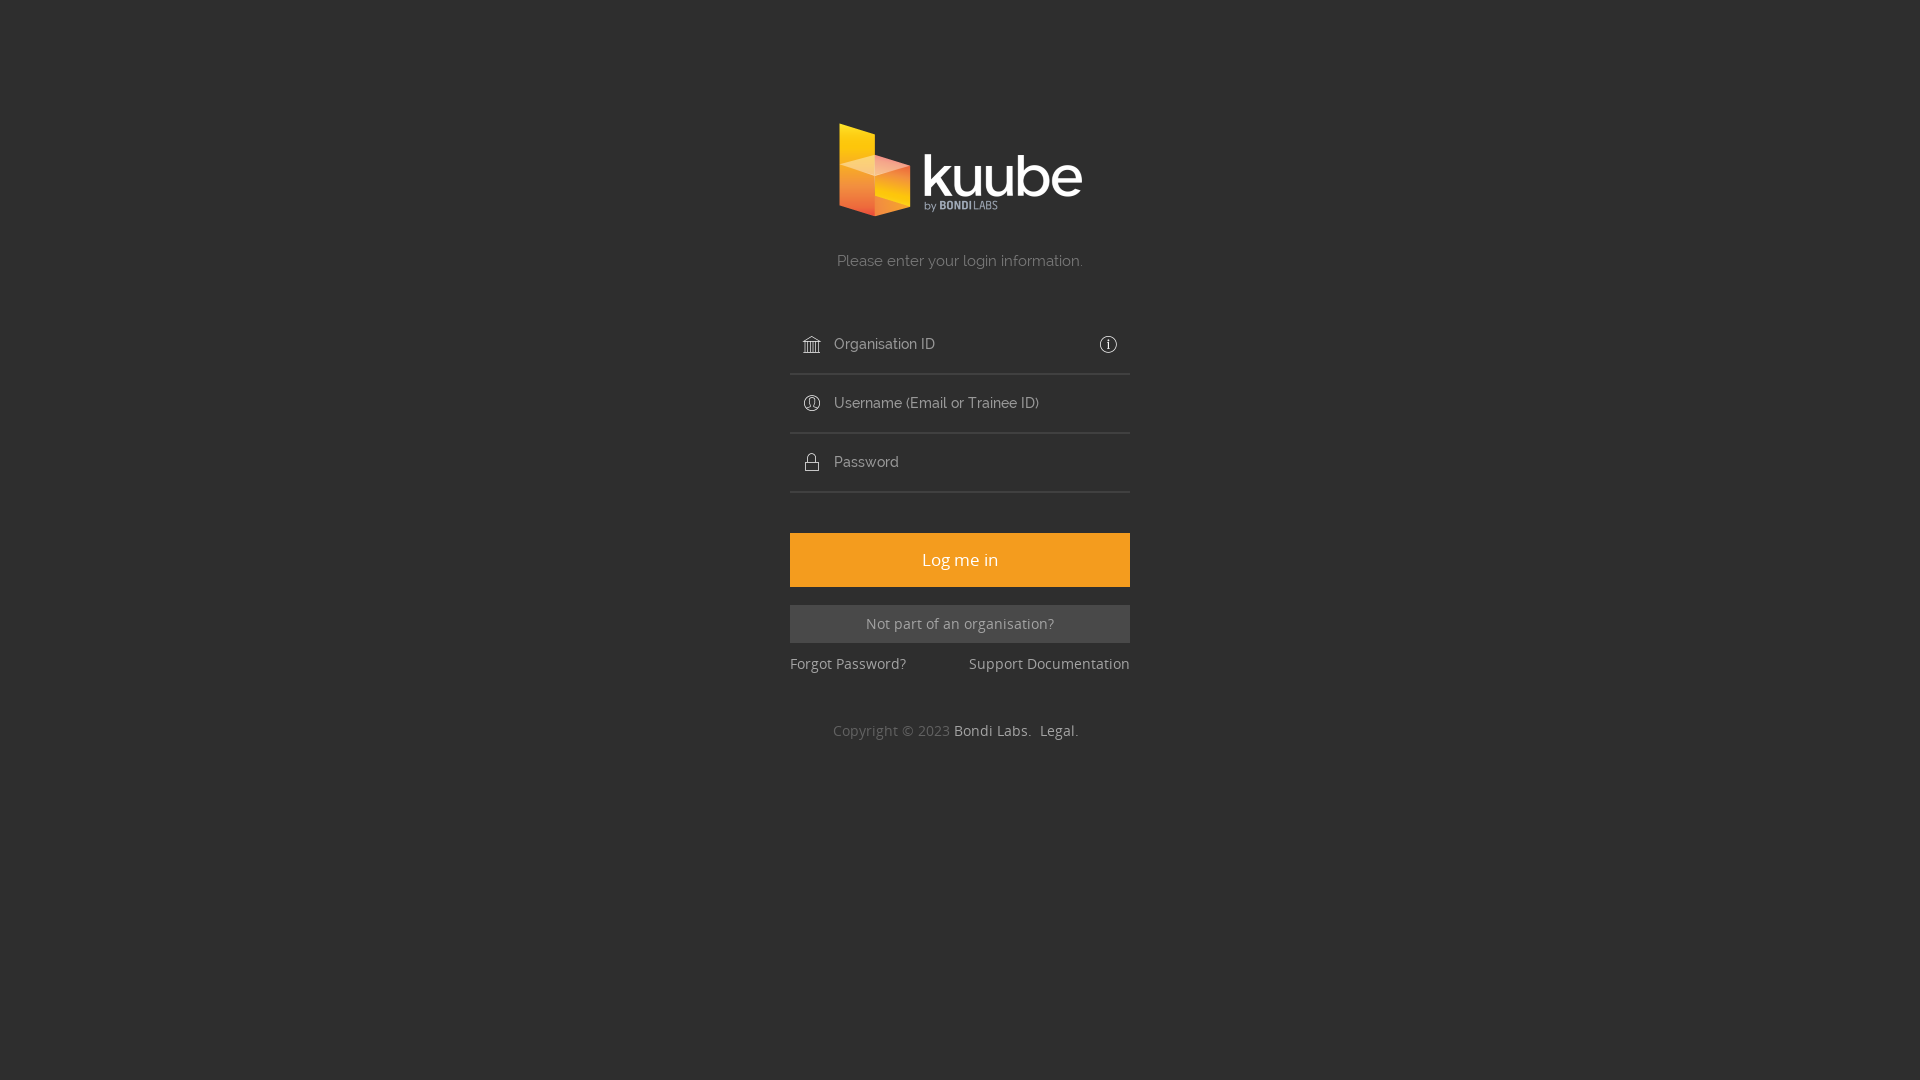 This screenshot has height=1080, width=1920. I want to click on 'Forgot Password?', so click(848, 663).